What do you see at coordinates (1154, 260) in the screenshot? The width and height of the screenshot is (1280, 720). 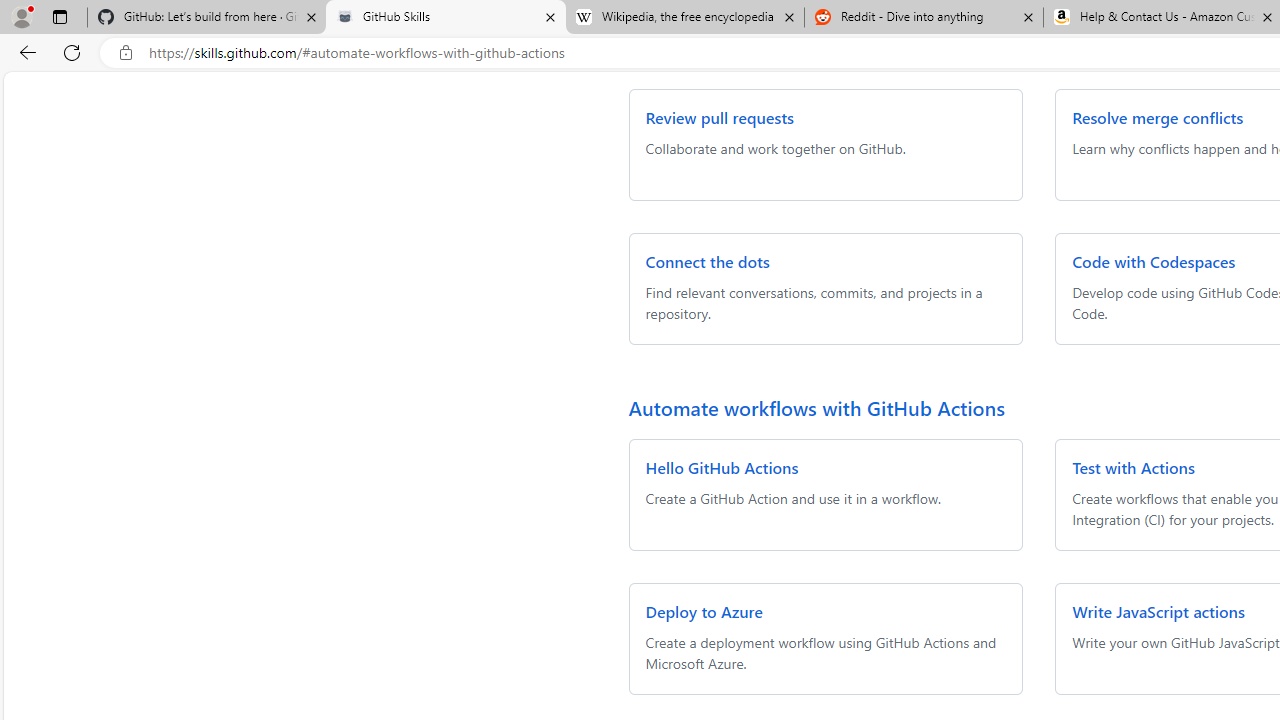 I see `'Code with Codespaces'` at bounding box center [1154, 260].